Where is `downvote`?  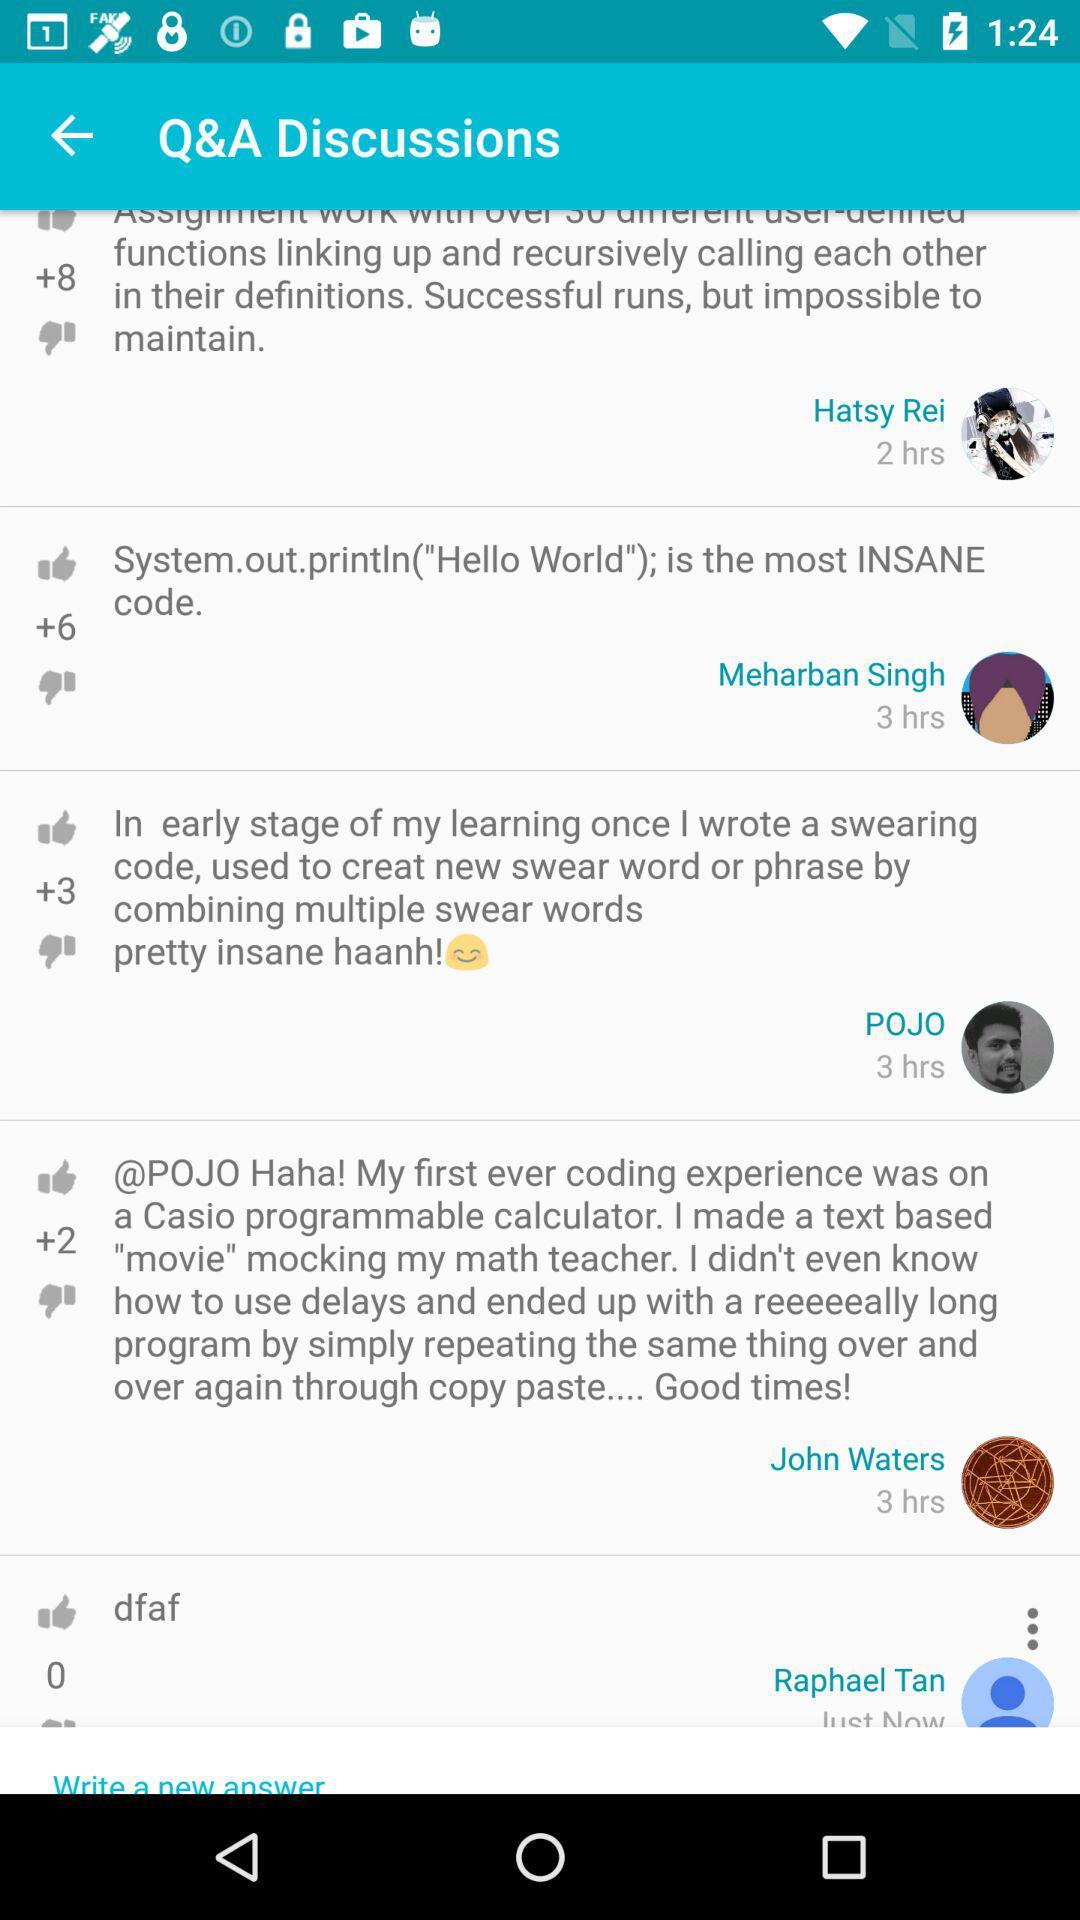
downvote is located at coordinates (55, 687).